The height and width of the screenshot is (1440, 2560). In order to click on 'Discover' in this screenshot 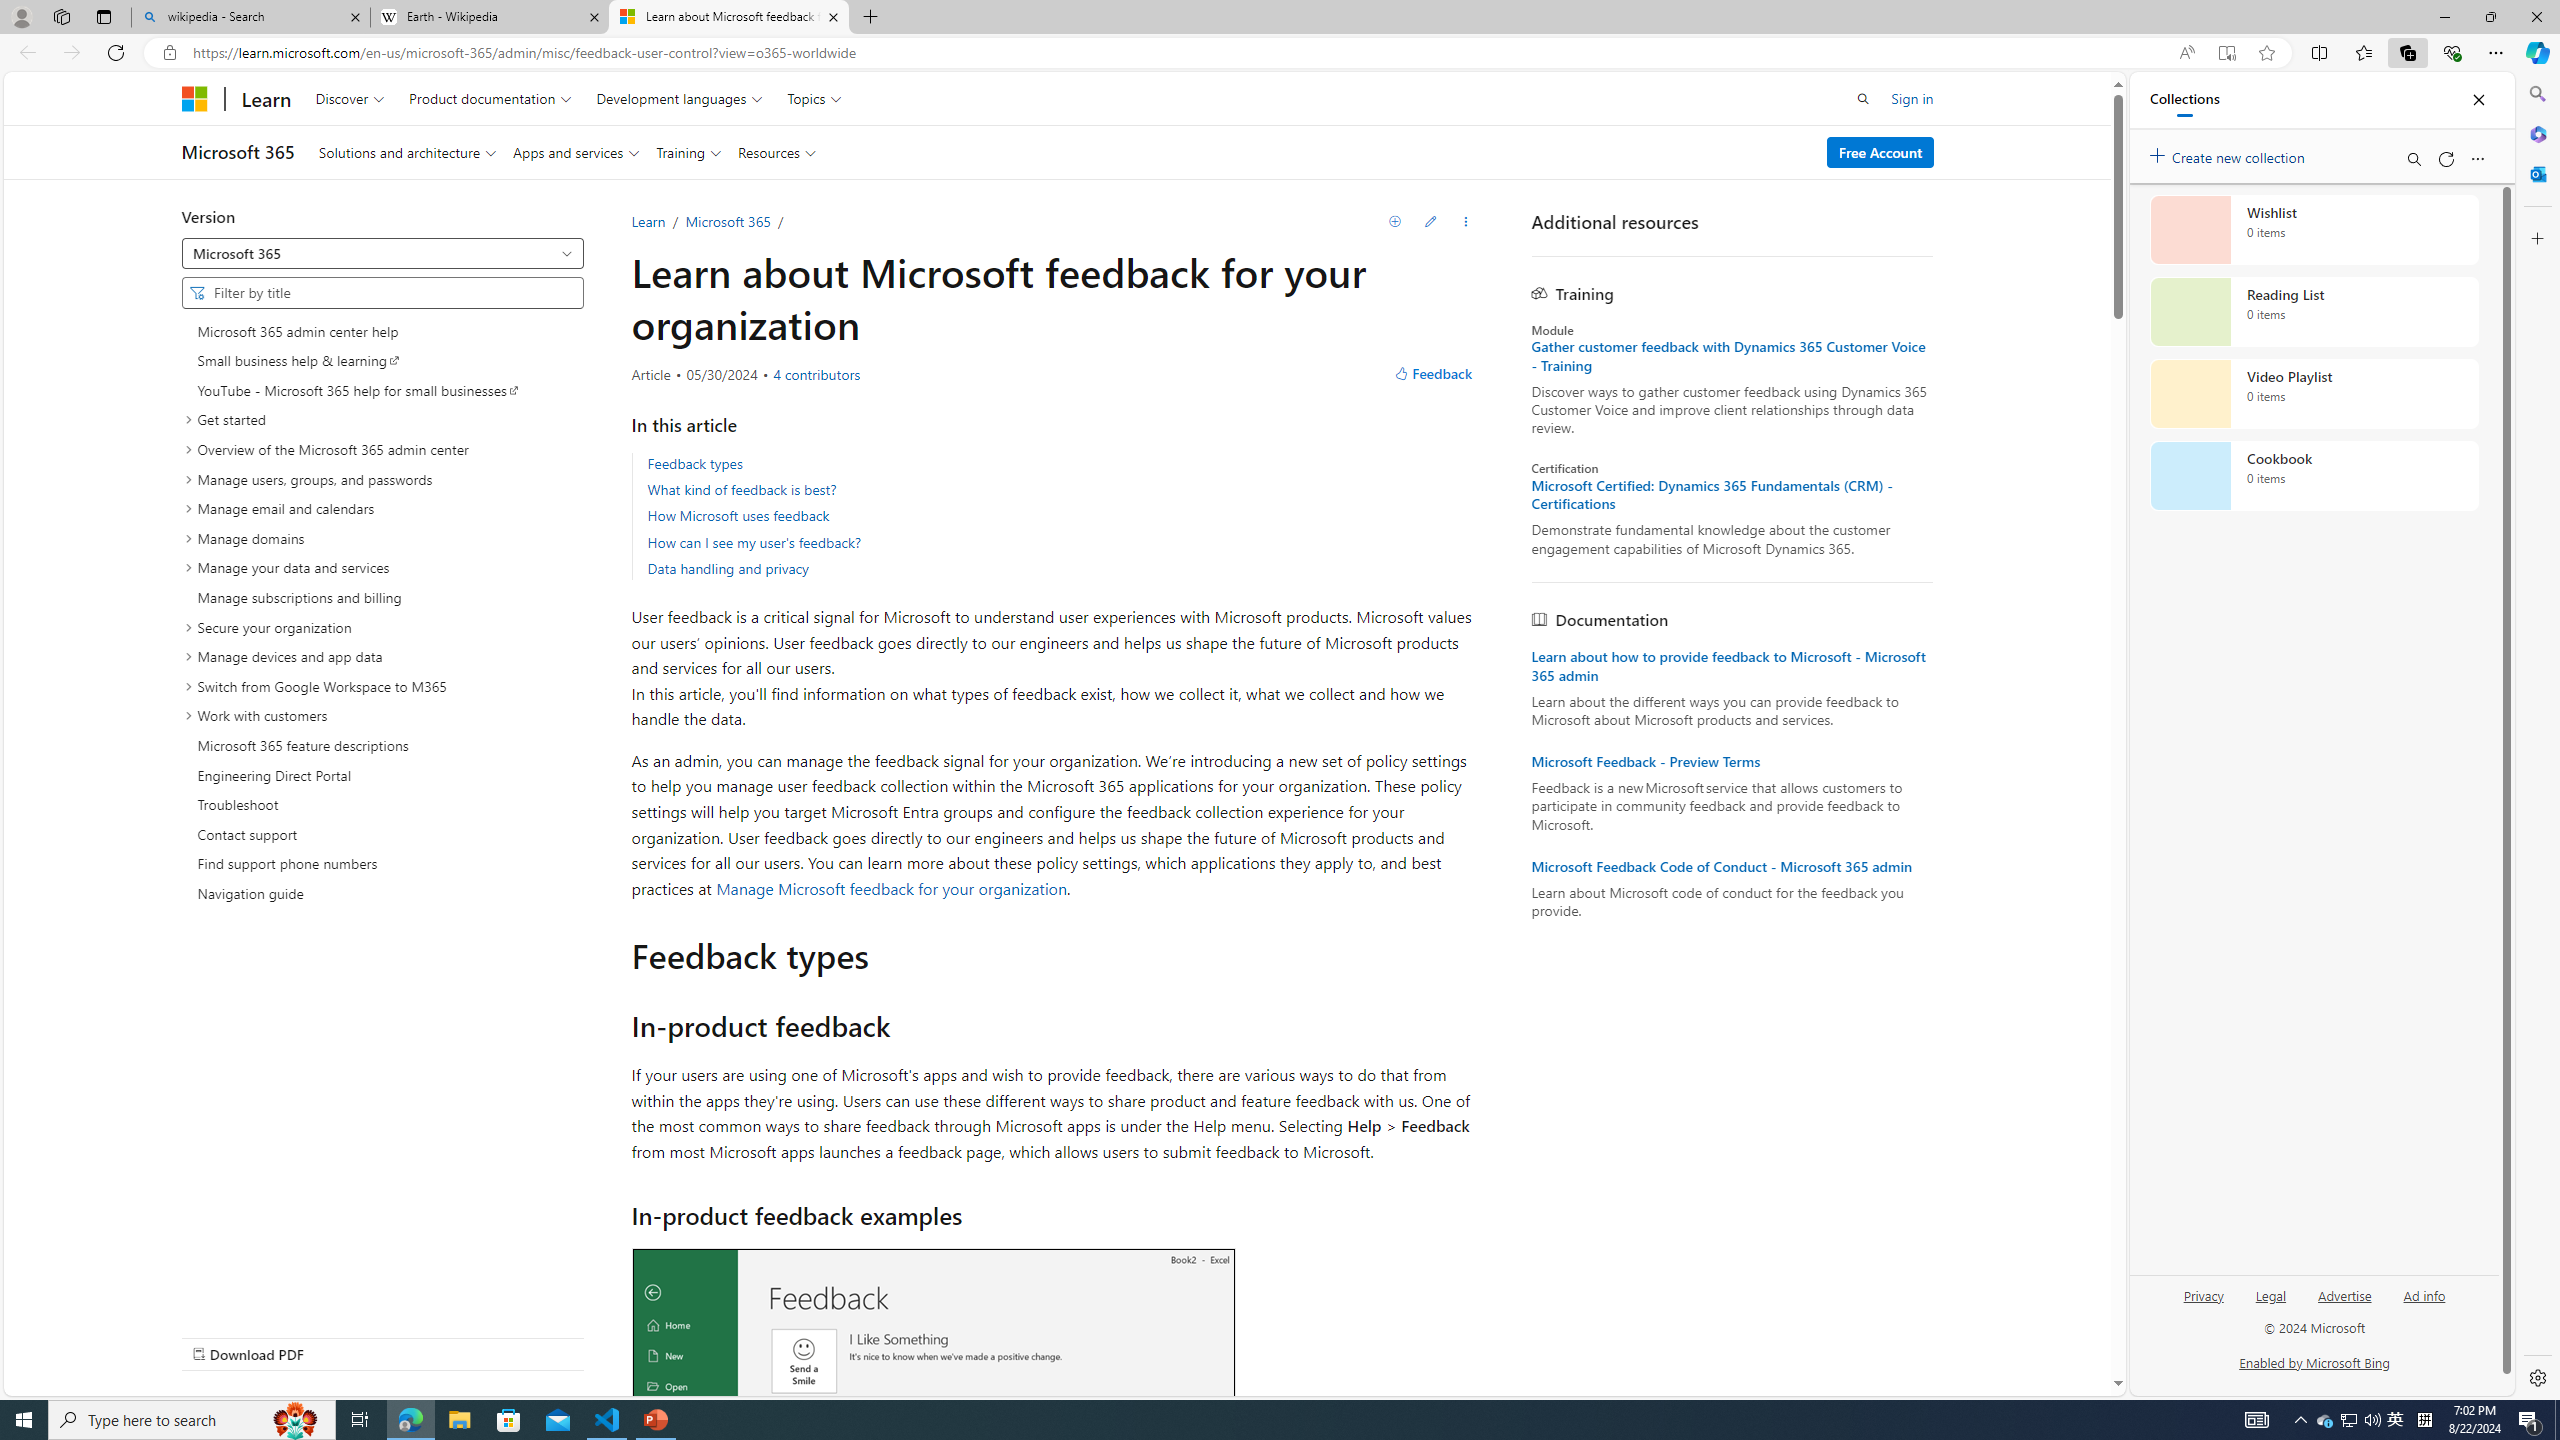, I will do `click(350, 97)`.